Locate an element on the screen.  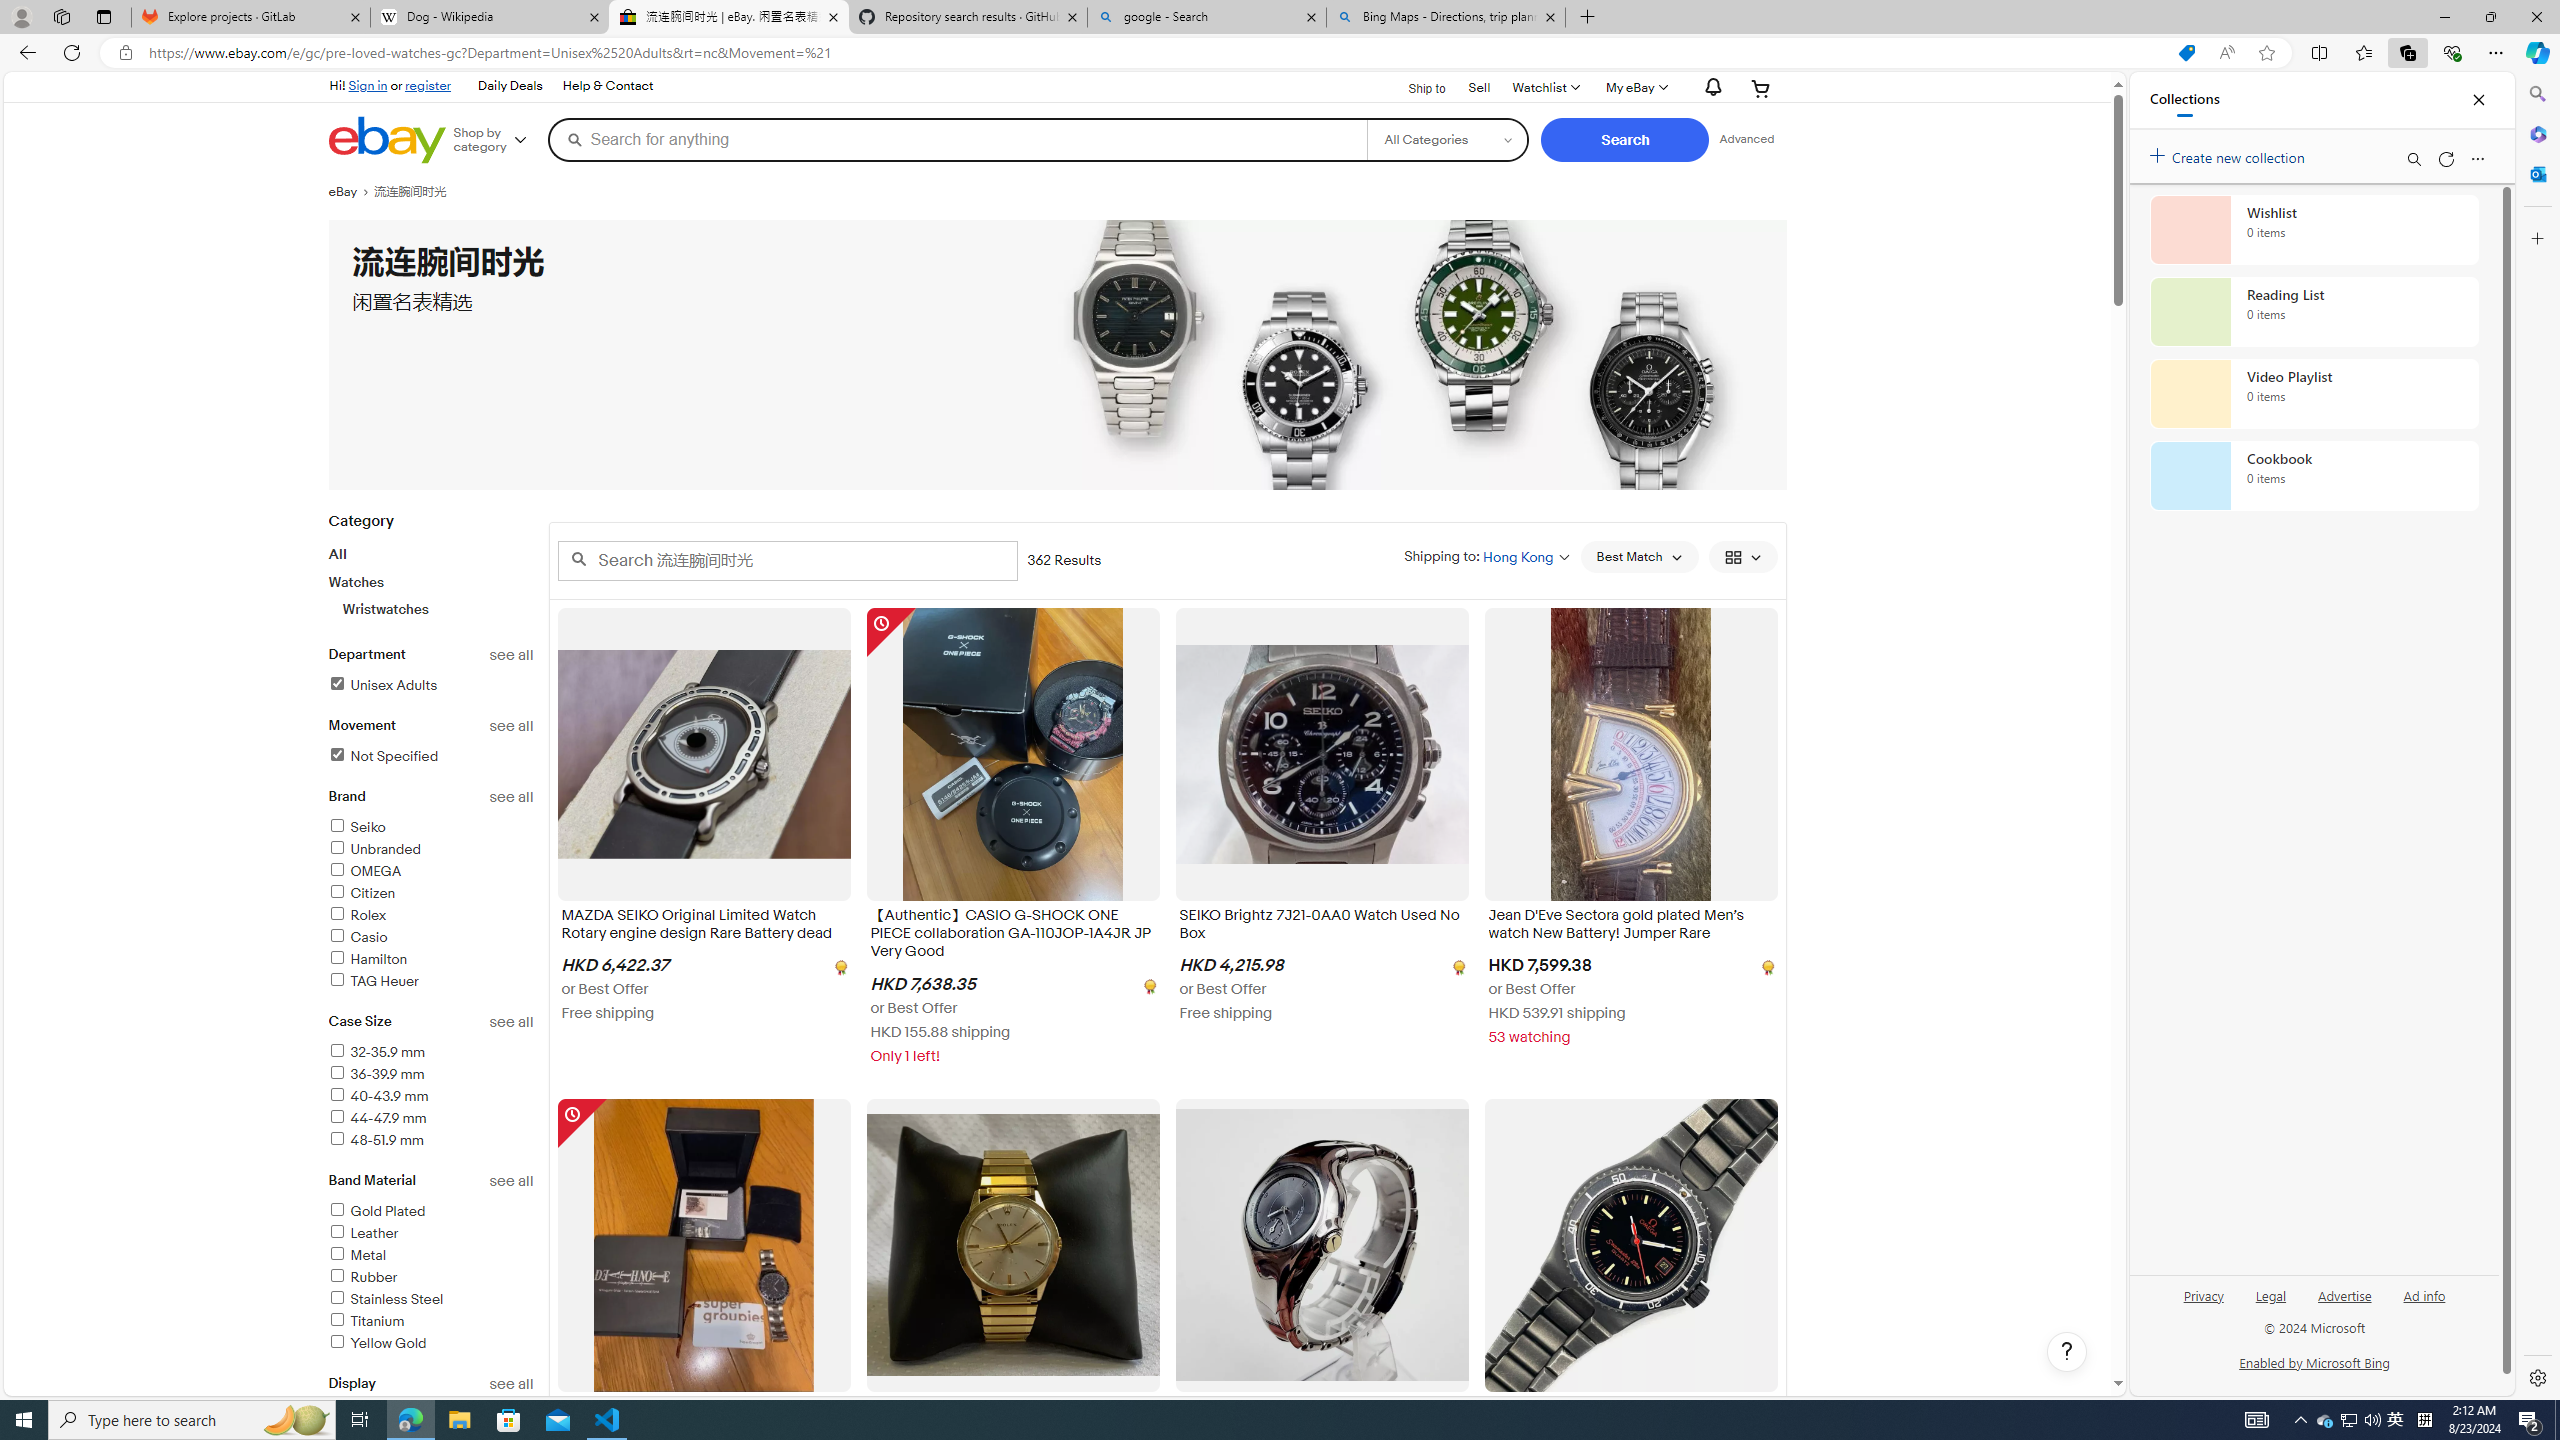
'Shop by category' is located at coordinates (497, 138).